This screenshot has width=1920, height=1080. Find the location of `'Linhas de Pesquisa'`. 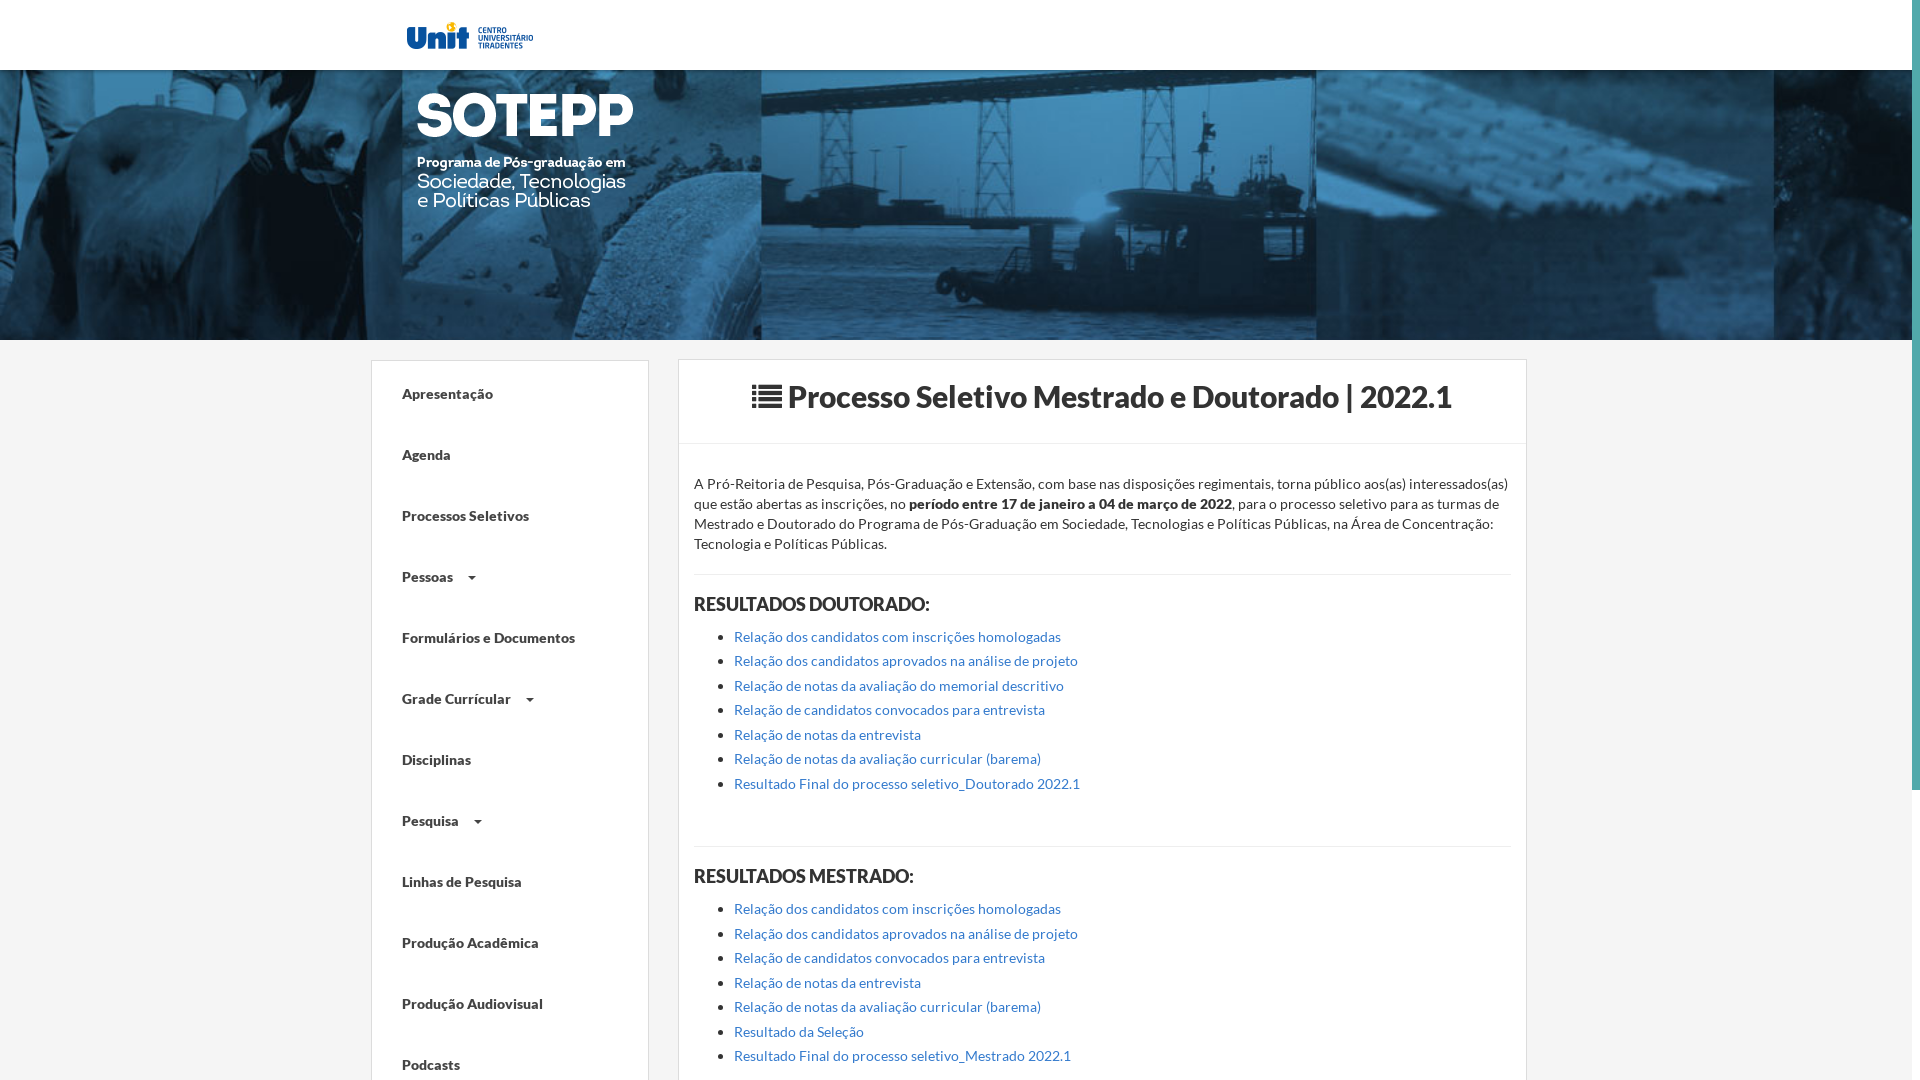

'Linhas de Pesquisa' is located at coordinates (493, 878).